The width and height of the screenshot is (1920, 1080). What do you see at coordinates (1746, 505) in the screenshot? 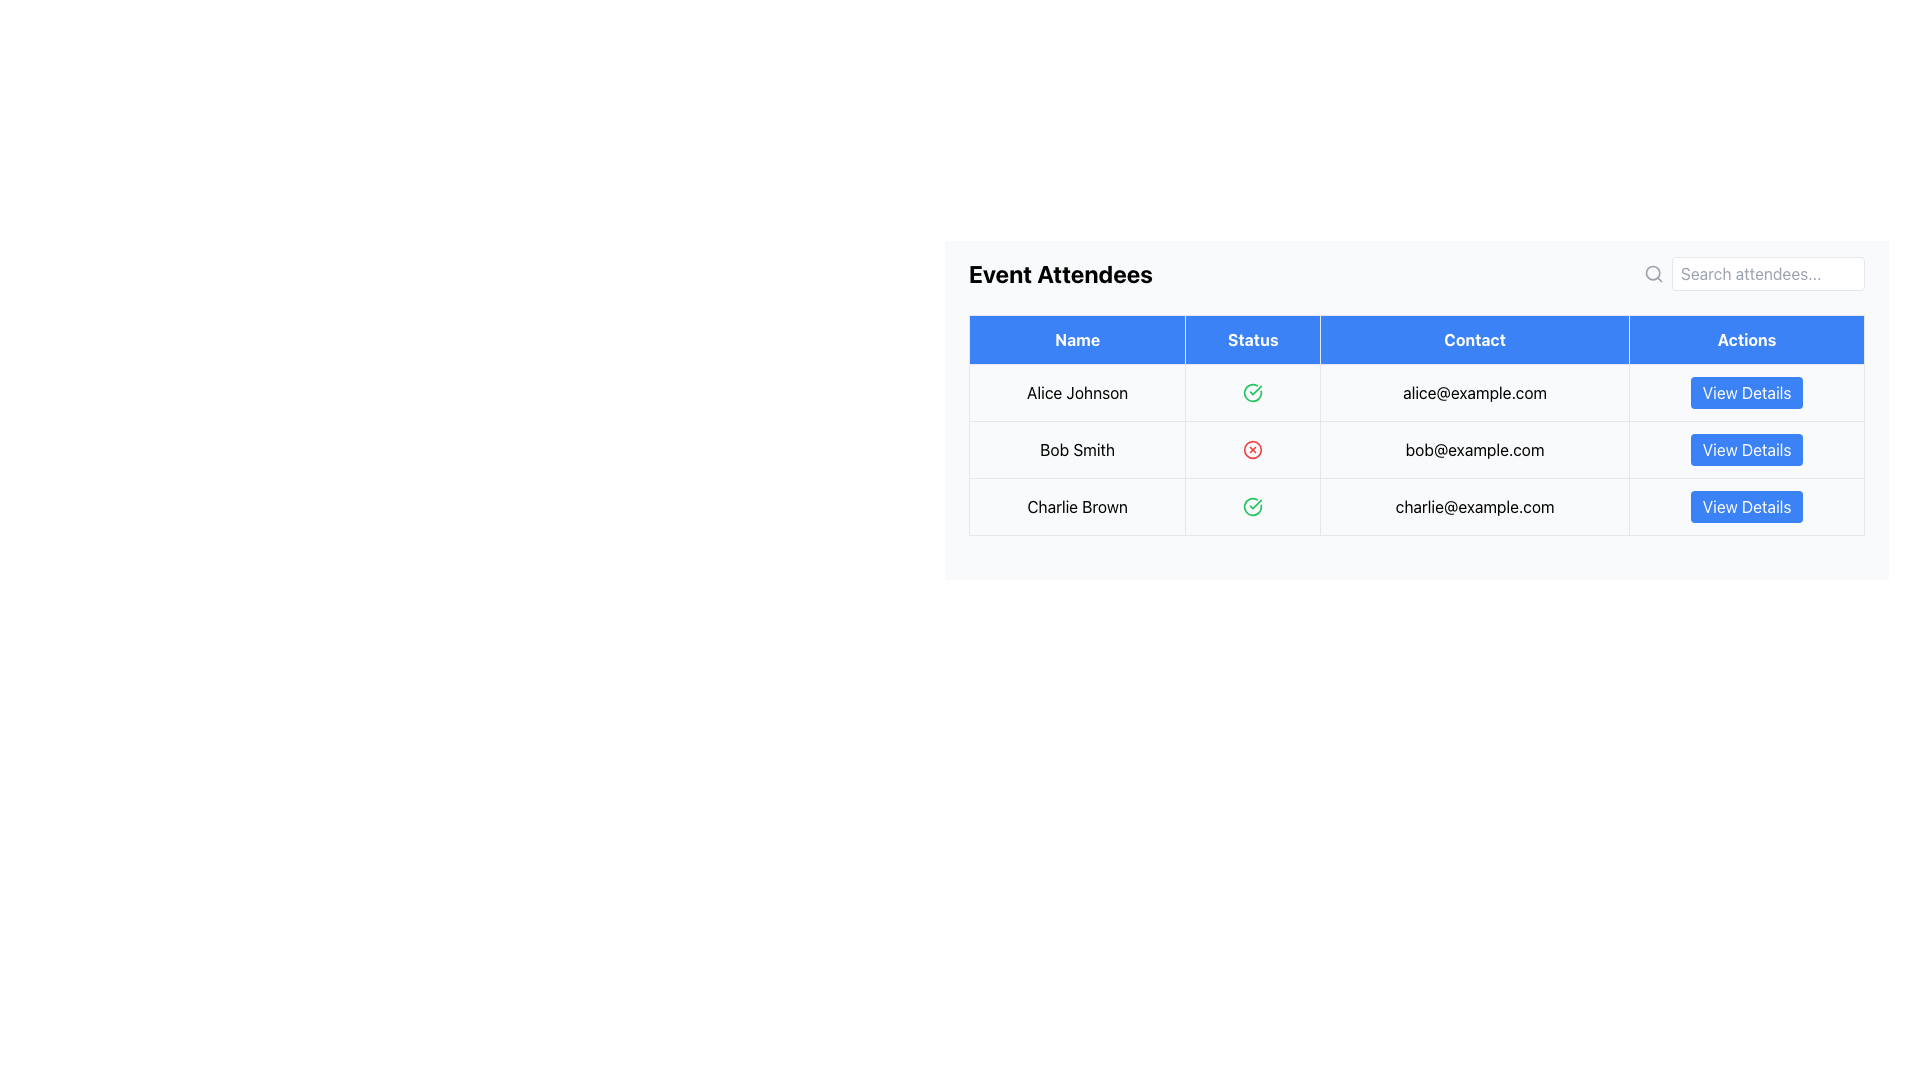
I see `the button in the 'Actions' column of the table` at bounding box center [1746, 505].